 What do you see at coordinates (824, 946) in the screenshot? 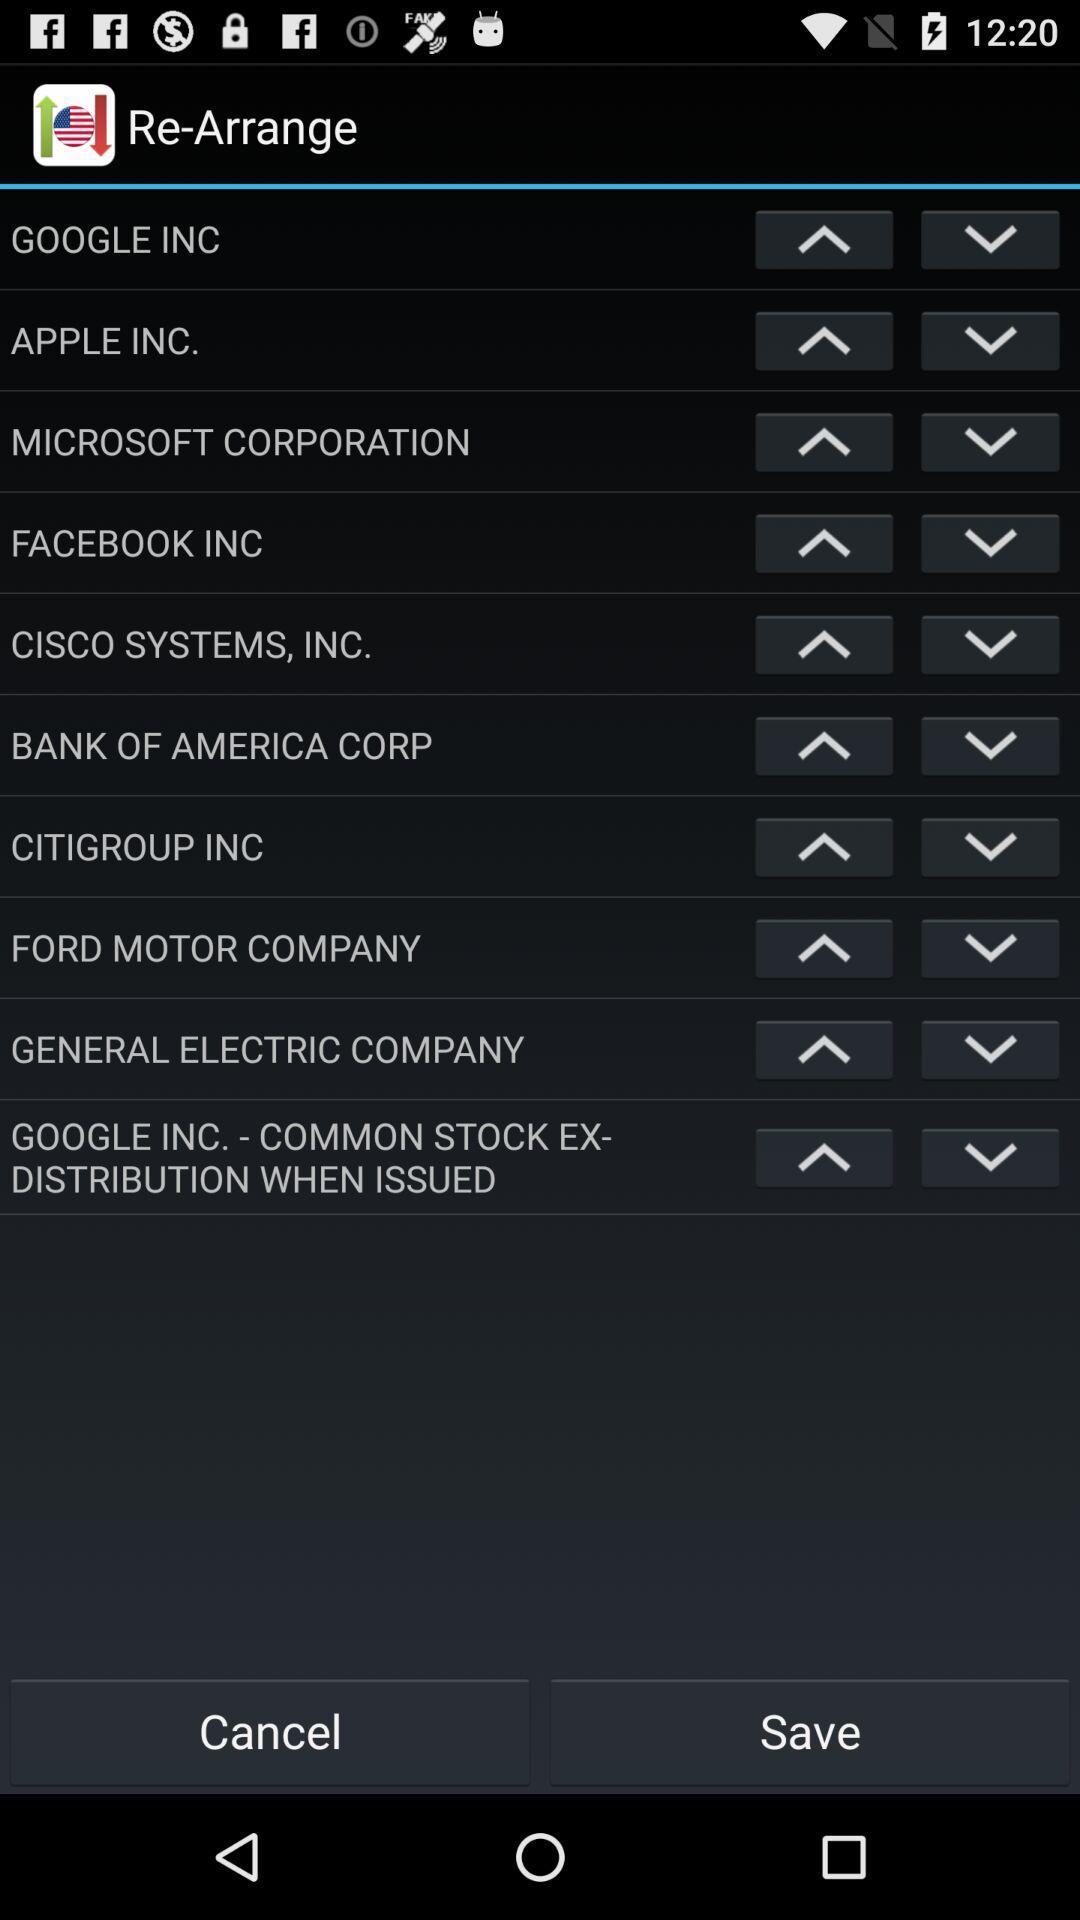
I see `move item up` at bounding box center [824, 946].